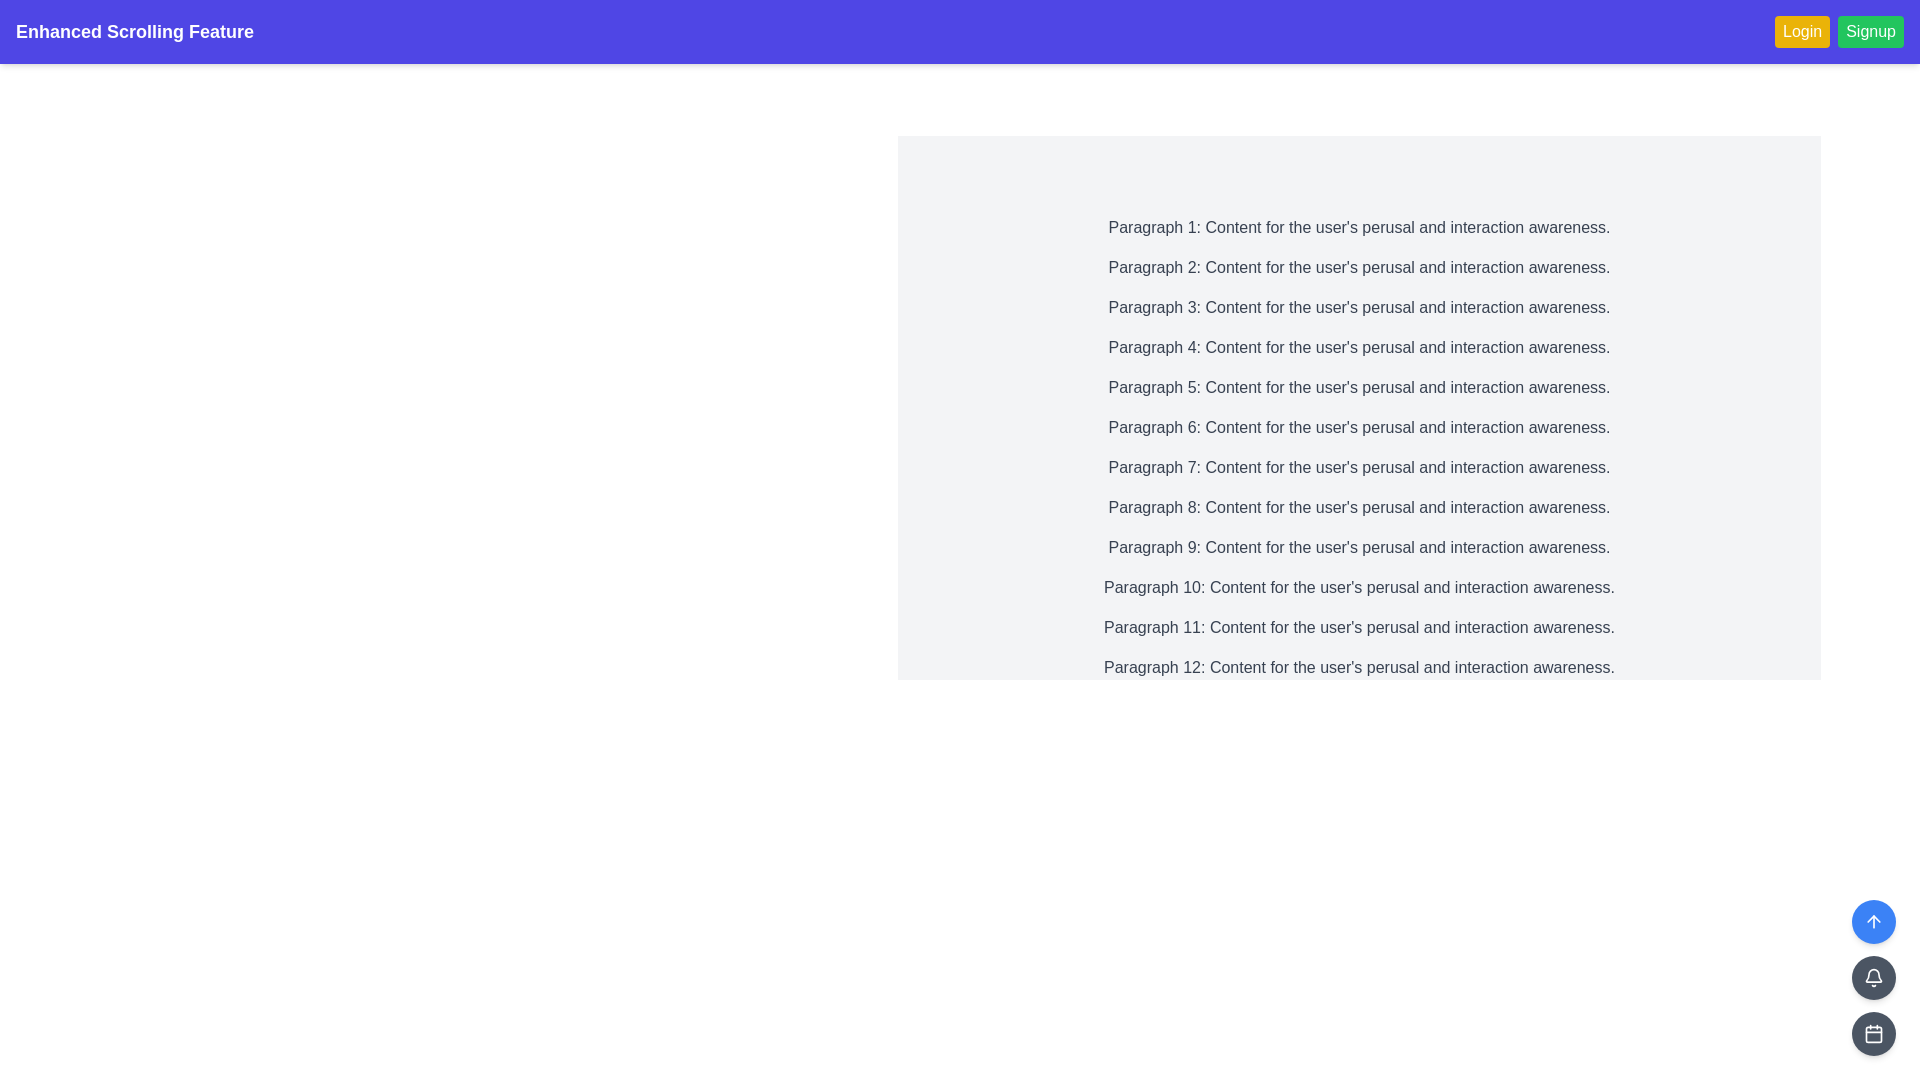 This screenshot has height=1080, width=1920. Describe the element at coordinates (1359, 346) in the screenshot. I see `the fourth text element in a vertically arranged list, located between 'Paragraph 3' and 'Paragraph 5'` at that location.